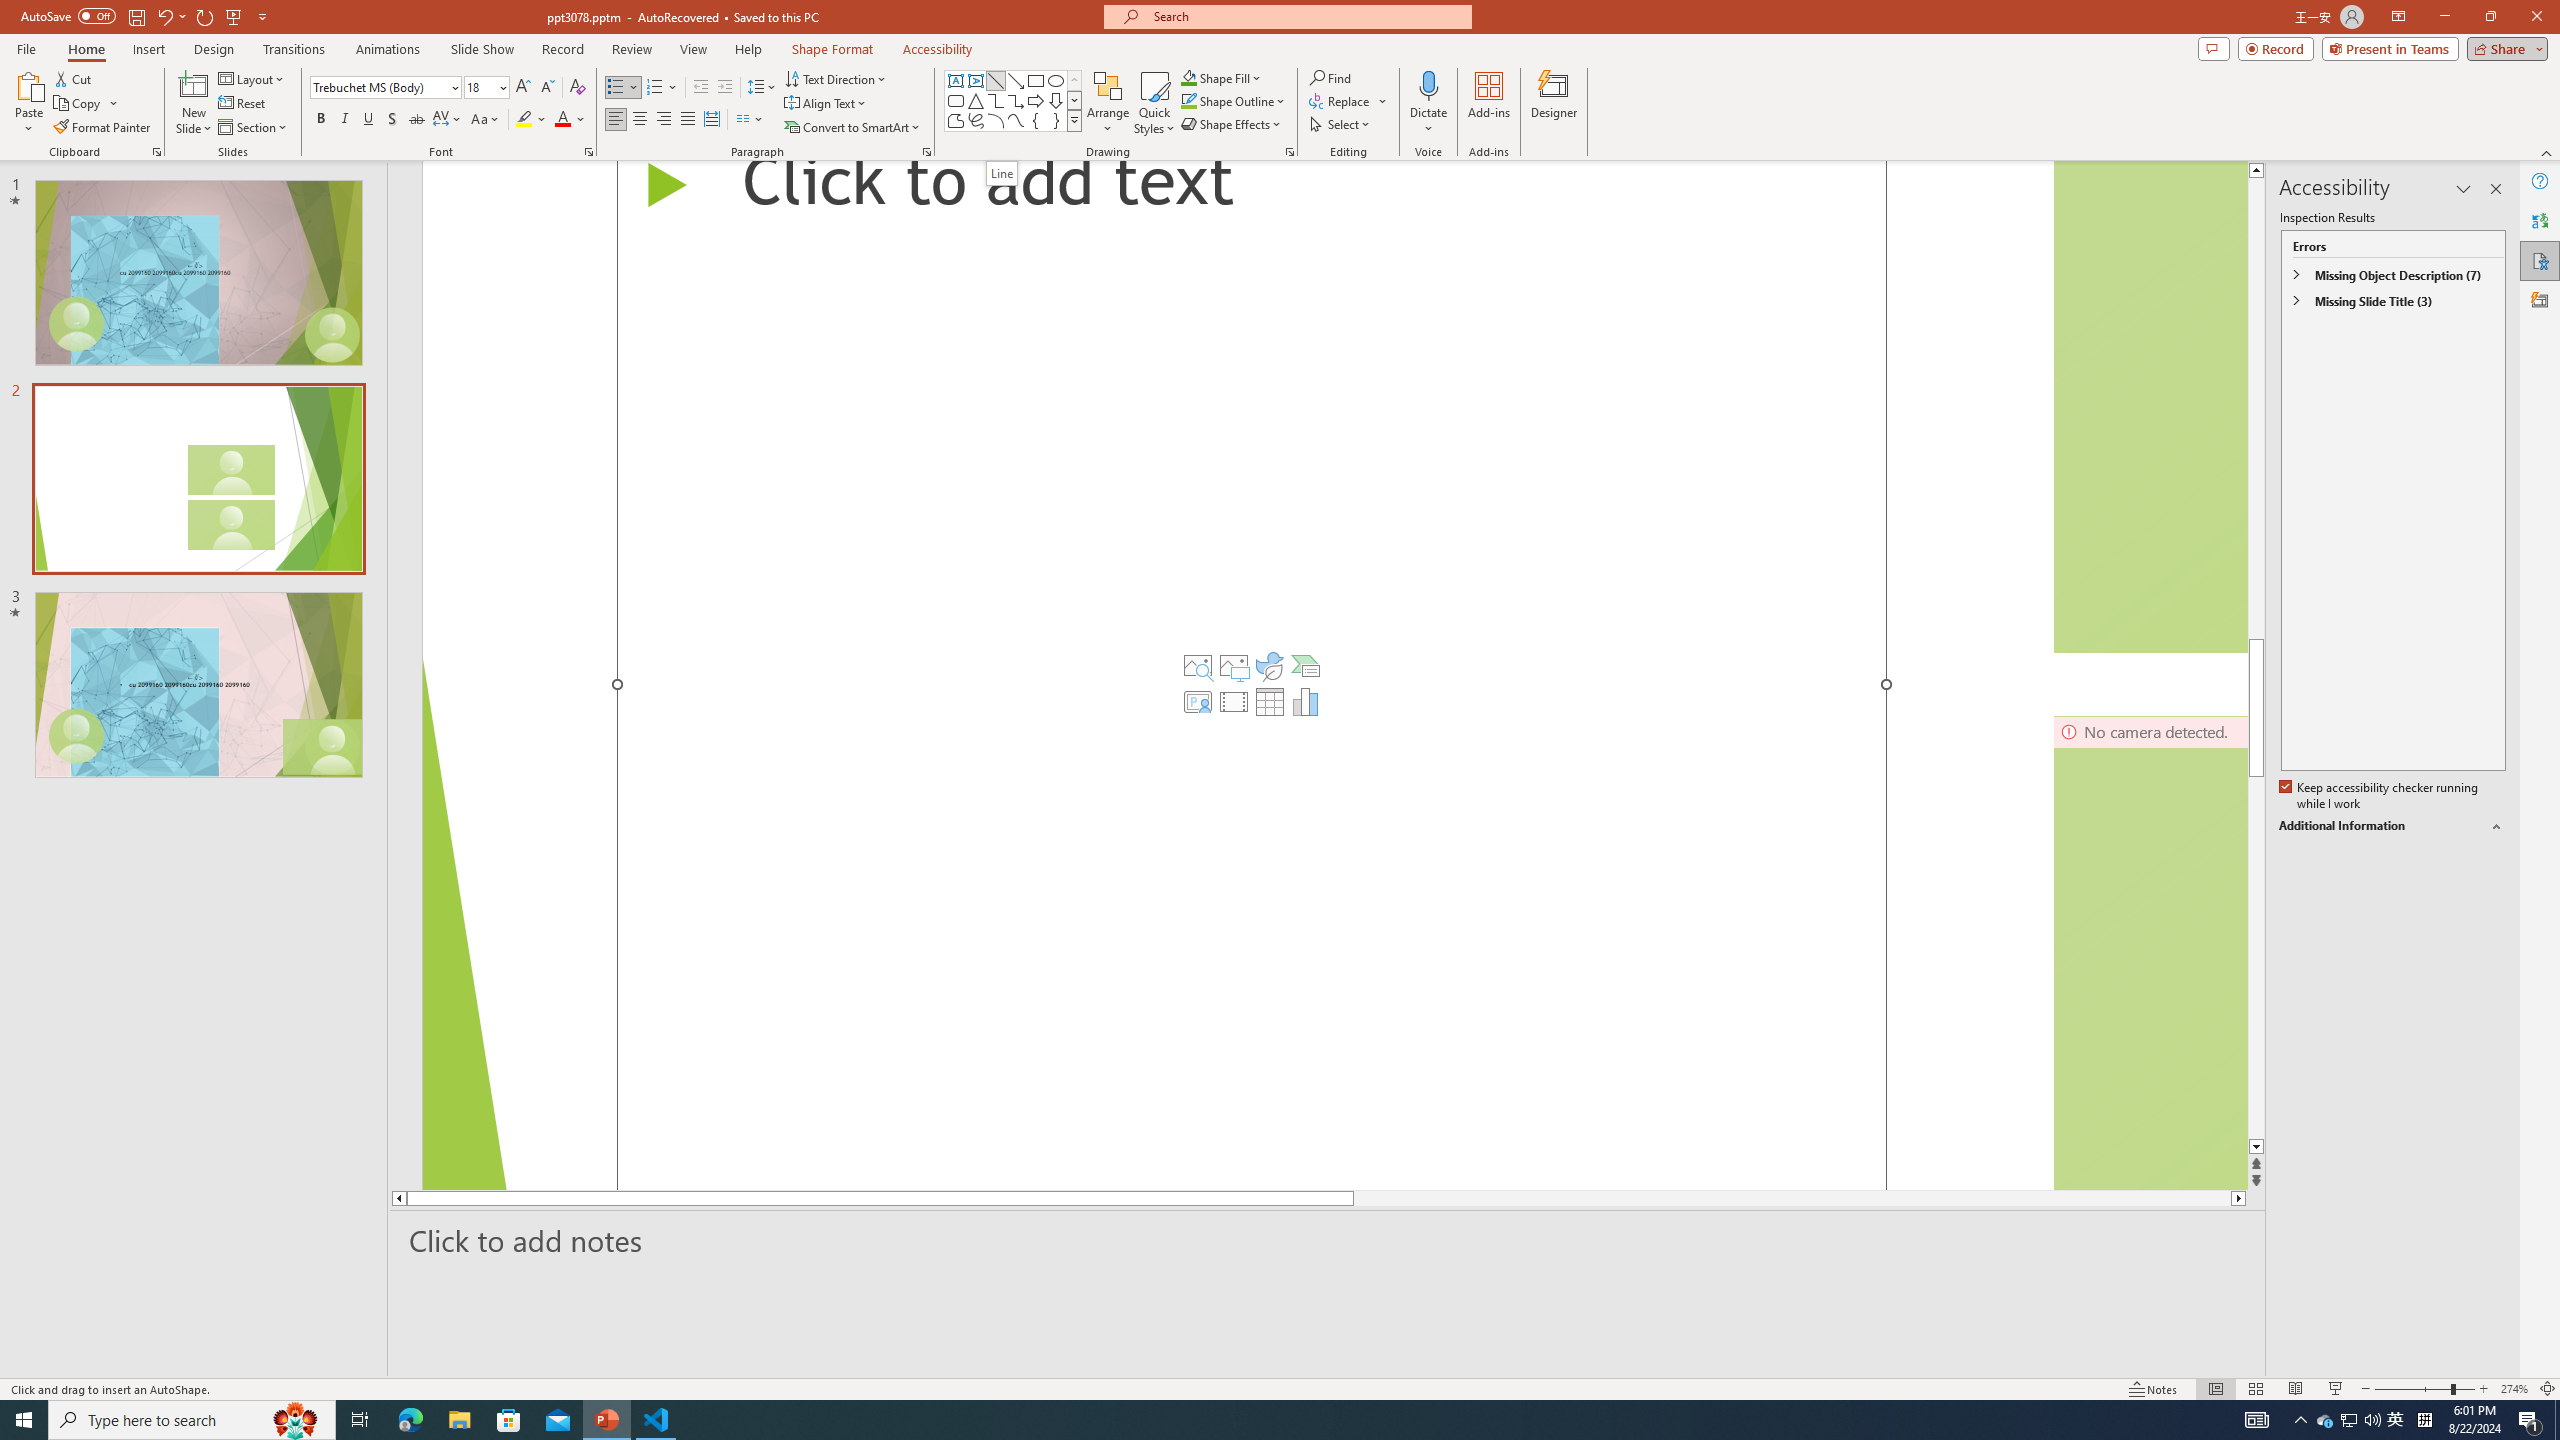  Describe the element at coordinates (1072, 119) in the screenshot. I see `'Class: NetUIImage'` at that location.